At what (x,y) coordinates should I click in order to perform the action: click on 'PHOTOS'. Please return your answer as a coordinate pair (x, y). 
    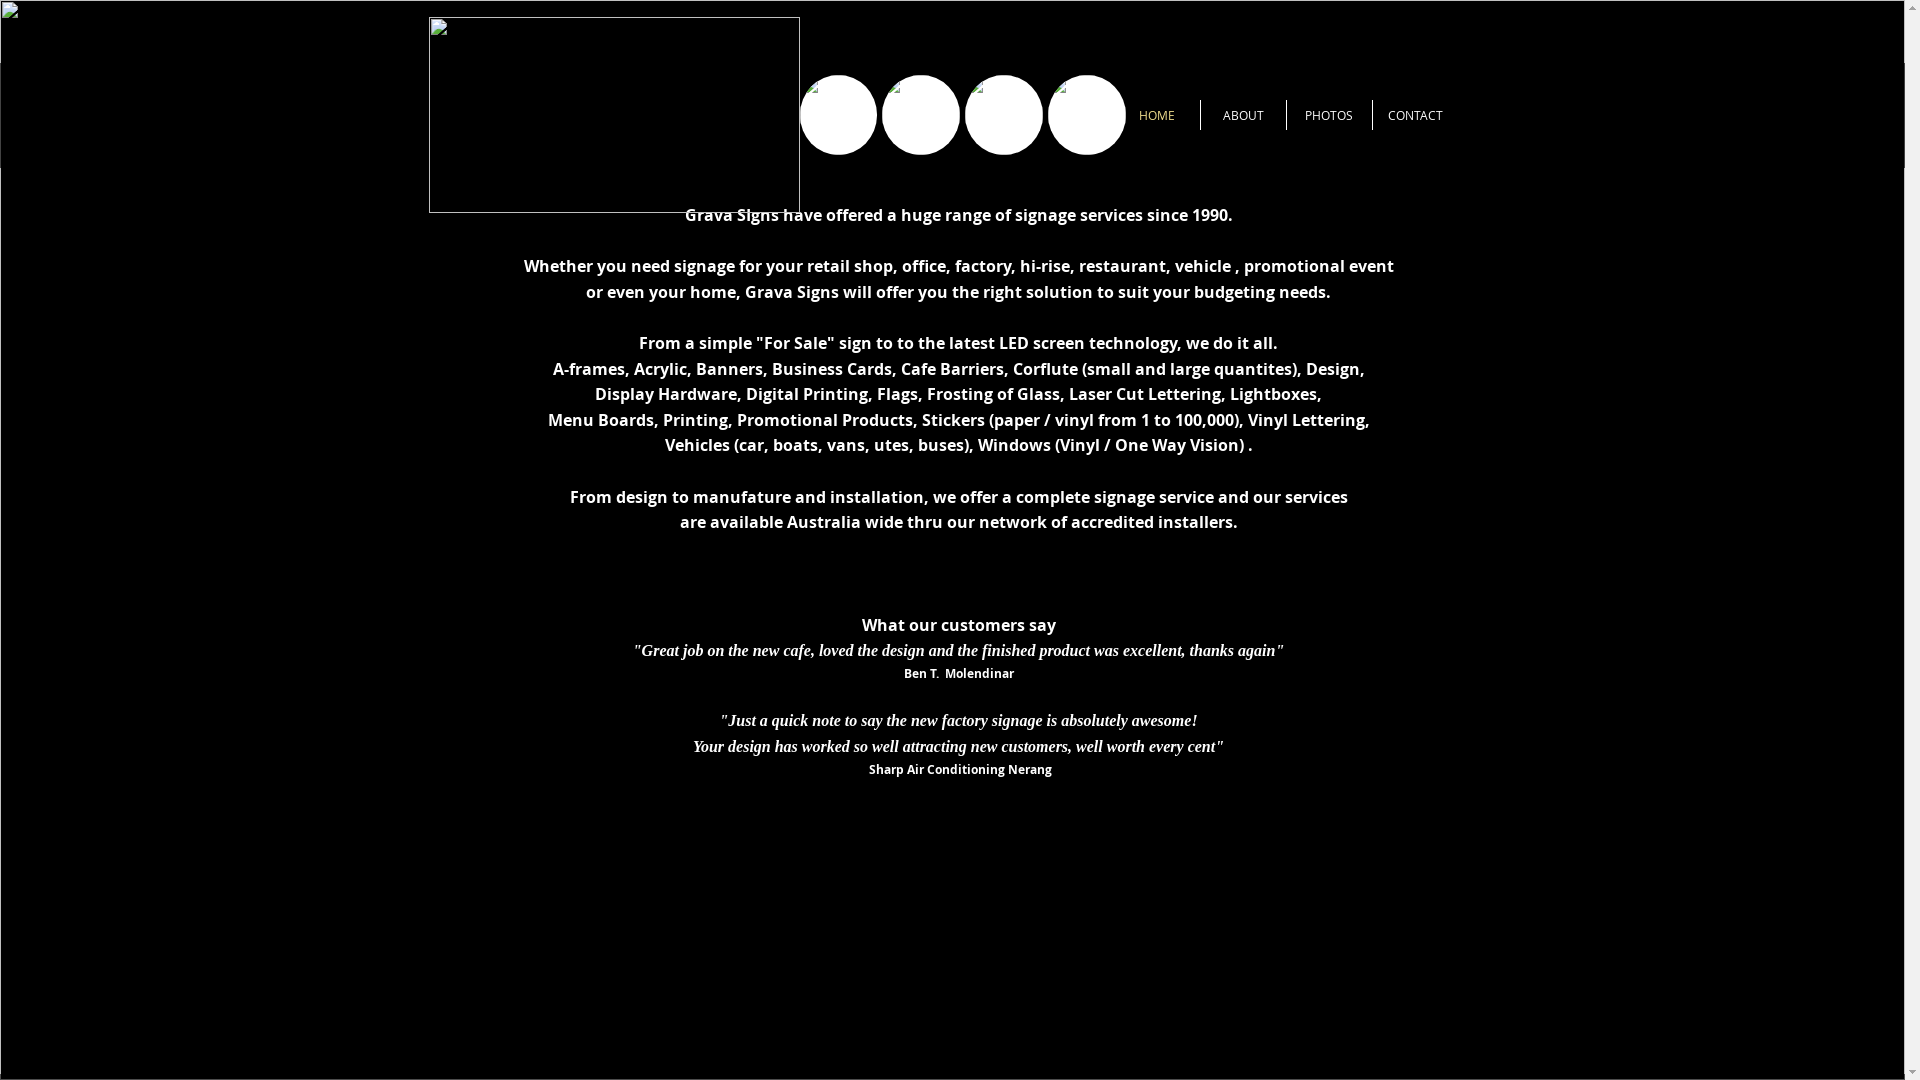
    Looking at the image, I should click on (1328, 115).